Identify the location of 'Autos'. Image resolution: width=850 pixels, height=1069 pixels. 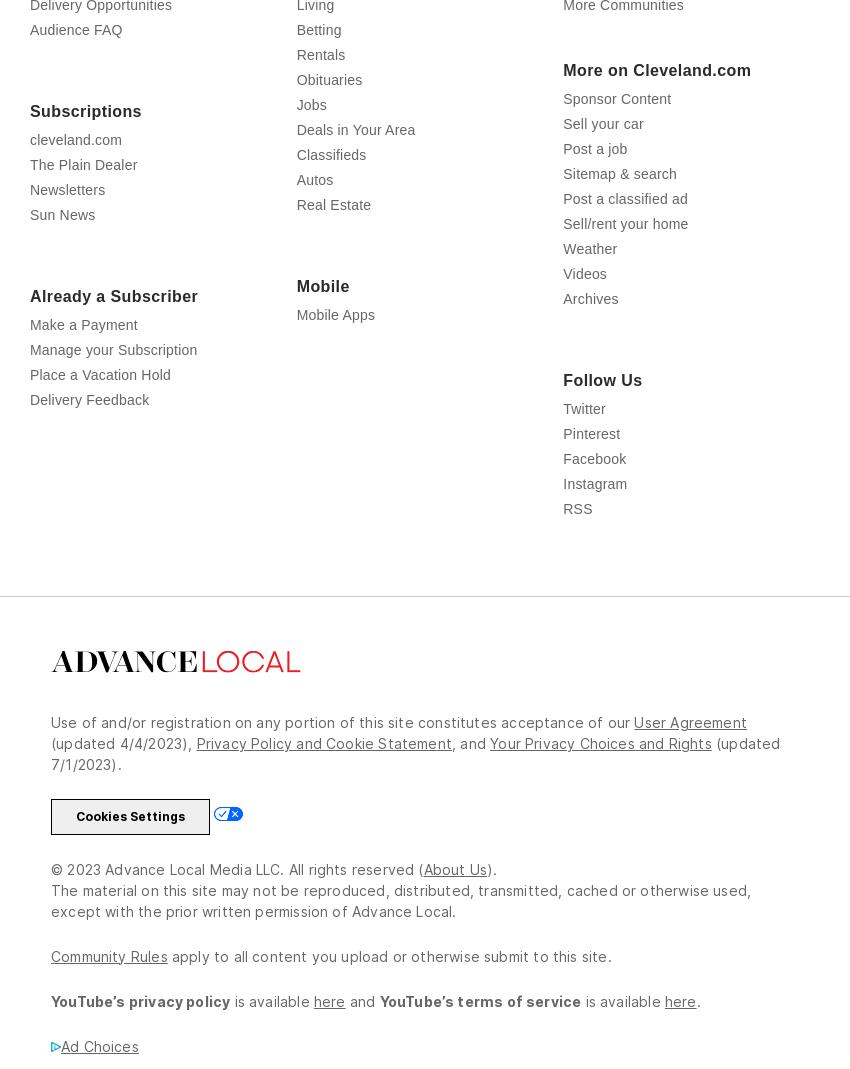
(314, 222).